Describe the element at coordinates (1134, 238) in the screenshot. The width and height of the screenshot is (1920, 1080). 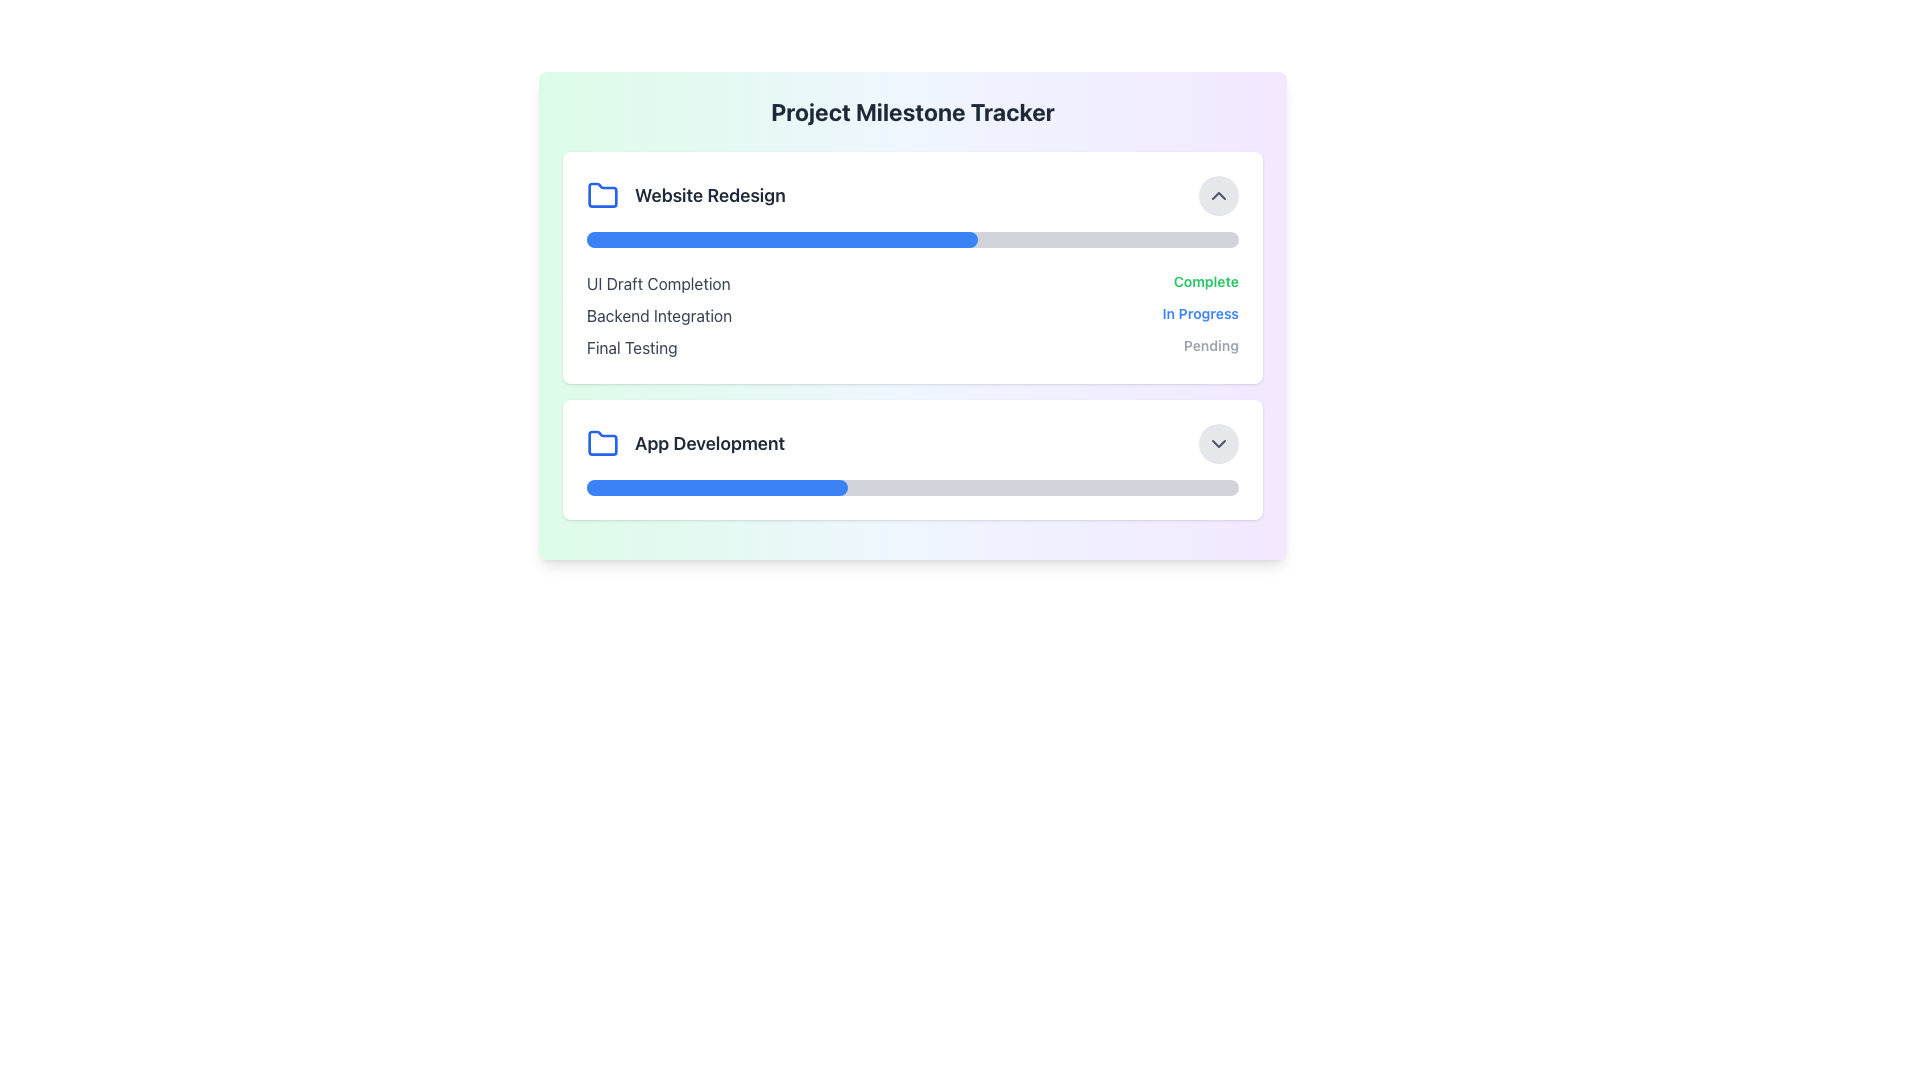
I see `the progress bar` at that location.